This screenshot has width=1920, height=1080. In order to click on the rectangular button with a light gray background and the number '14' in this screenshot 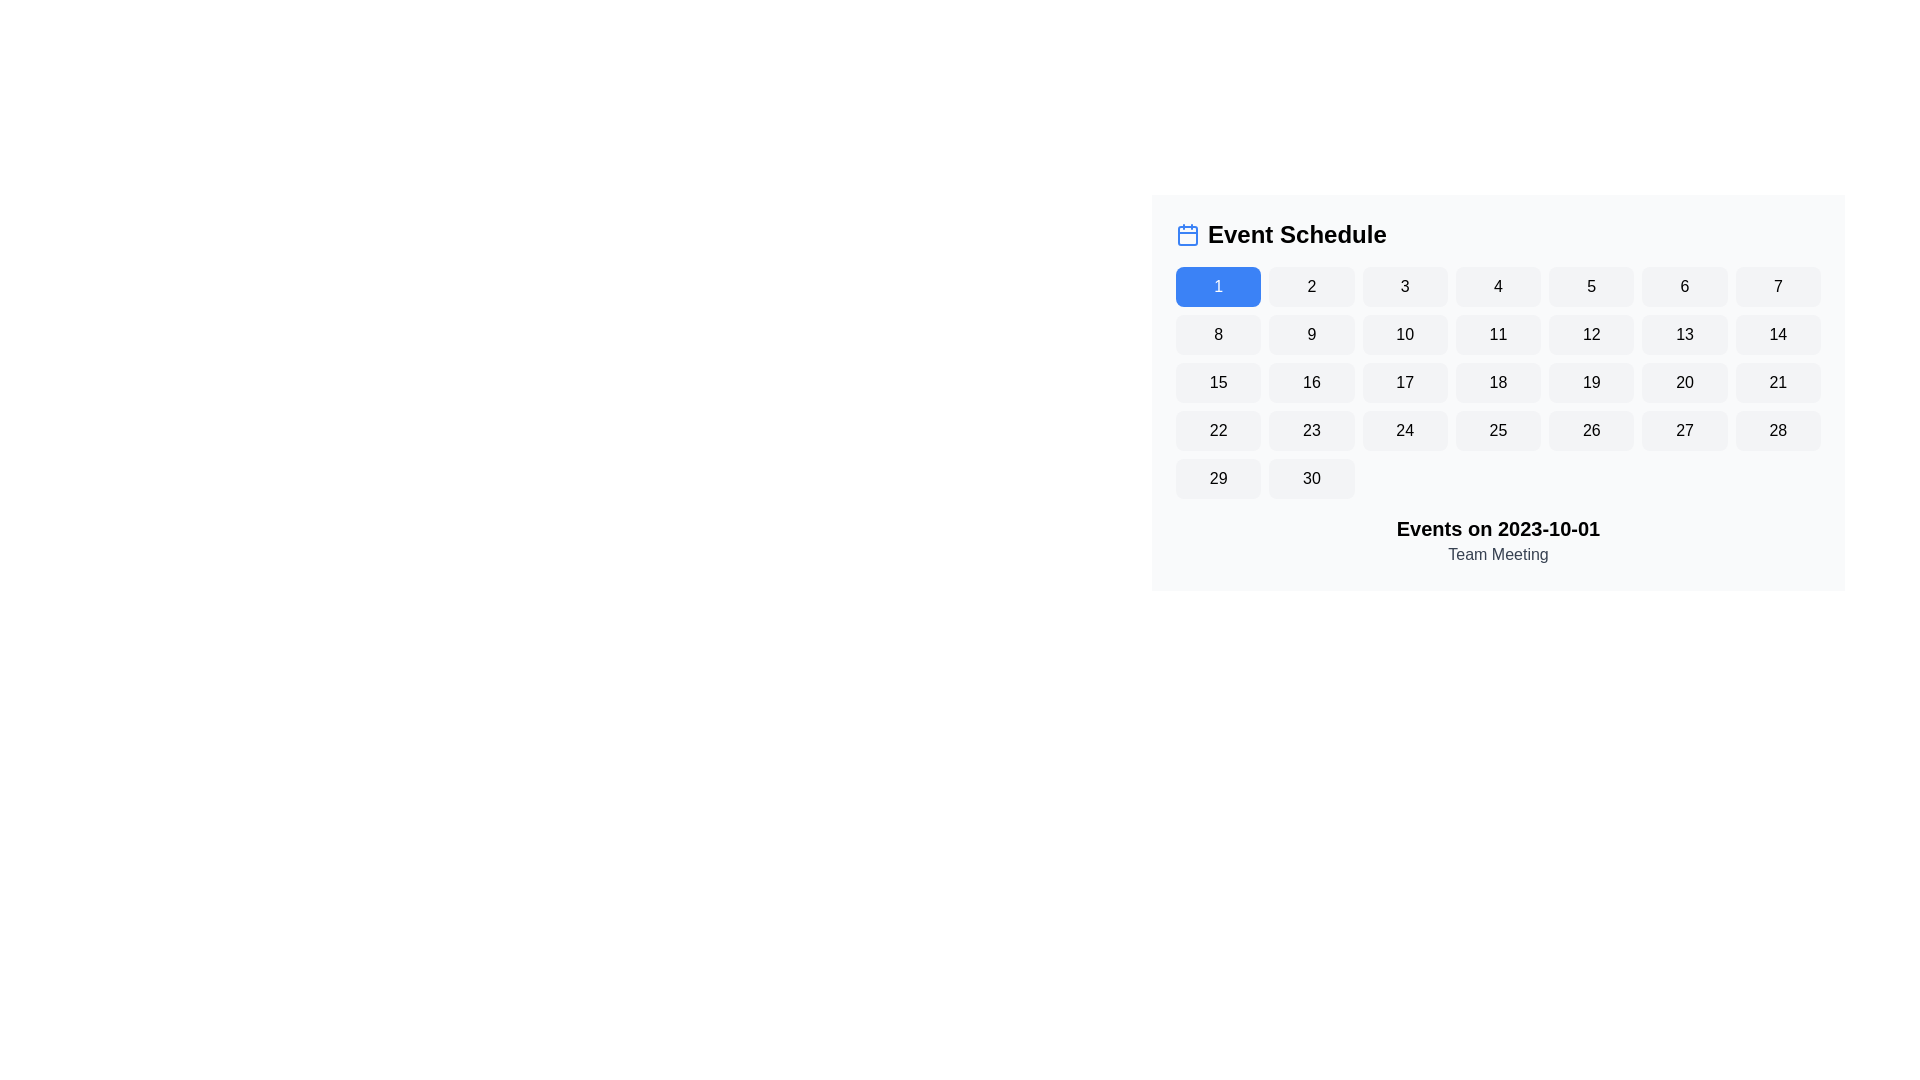, I will do `click(1778, 334)`.